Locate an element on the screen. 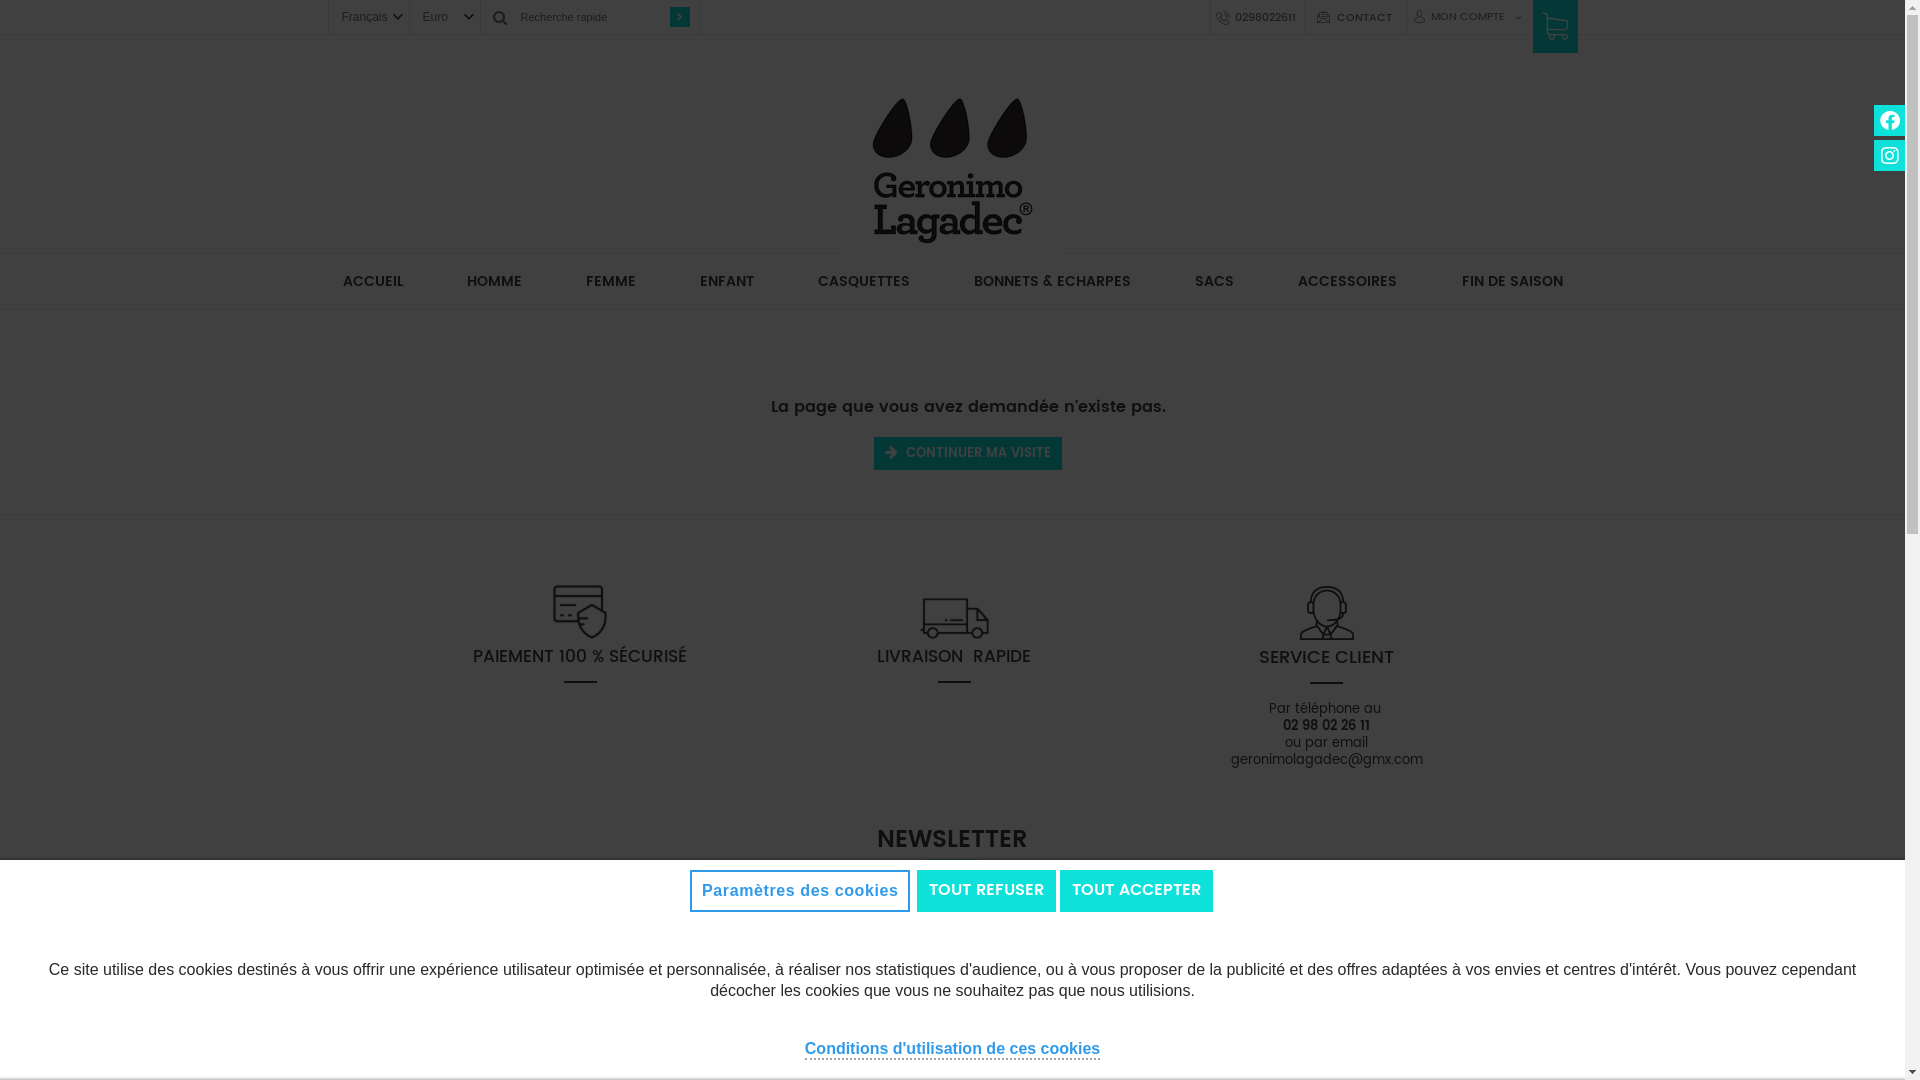 Image resolution: width=1920 pixels, height=1080 pixels. 'TOUT ACCEPTER' is located at coordinates (1136, 889).